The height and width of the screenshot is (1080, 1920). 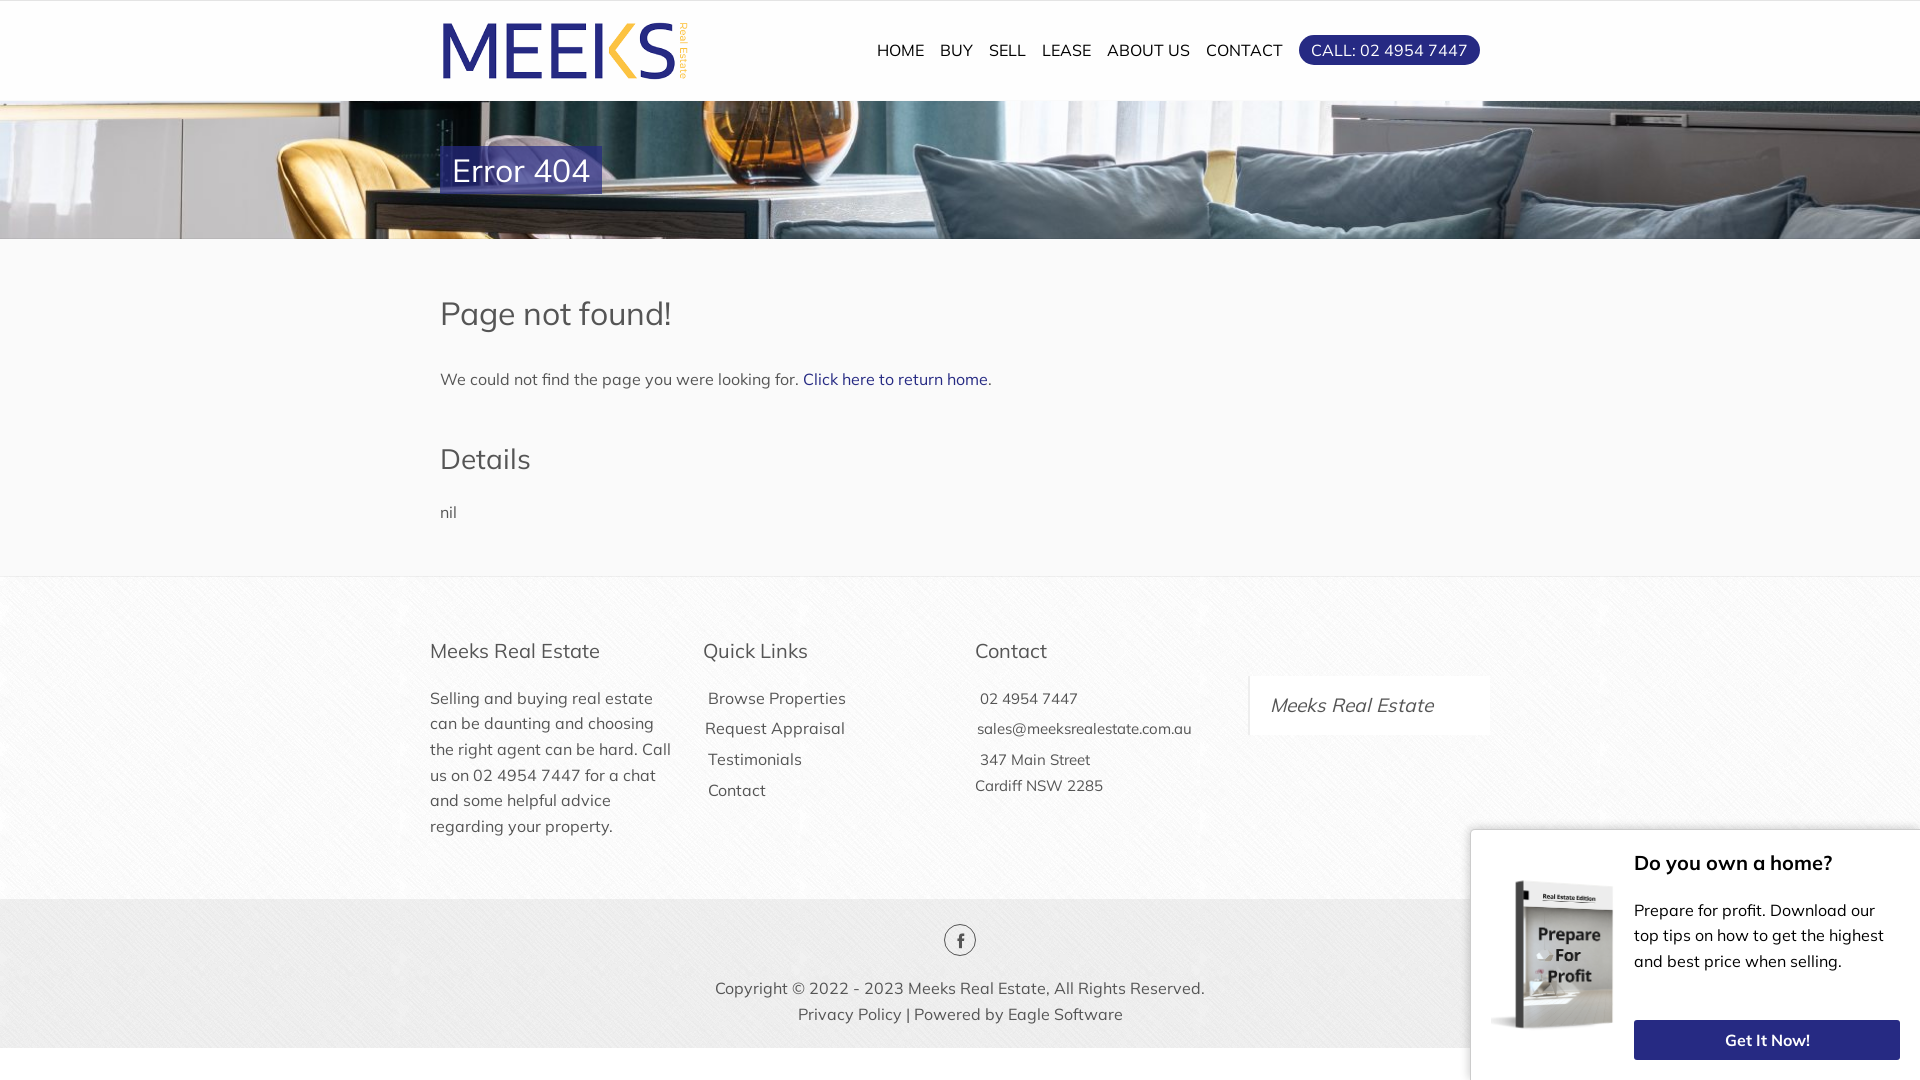 What do you see at coordinates (527, 774) in the screenshot?
I see `'02 4954 7447'` at bounding box center [527, 774].